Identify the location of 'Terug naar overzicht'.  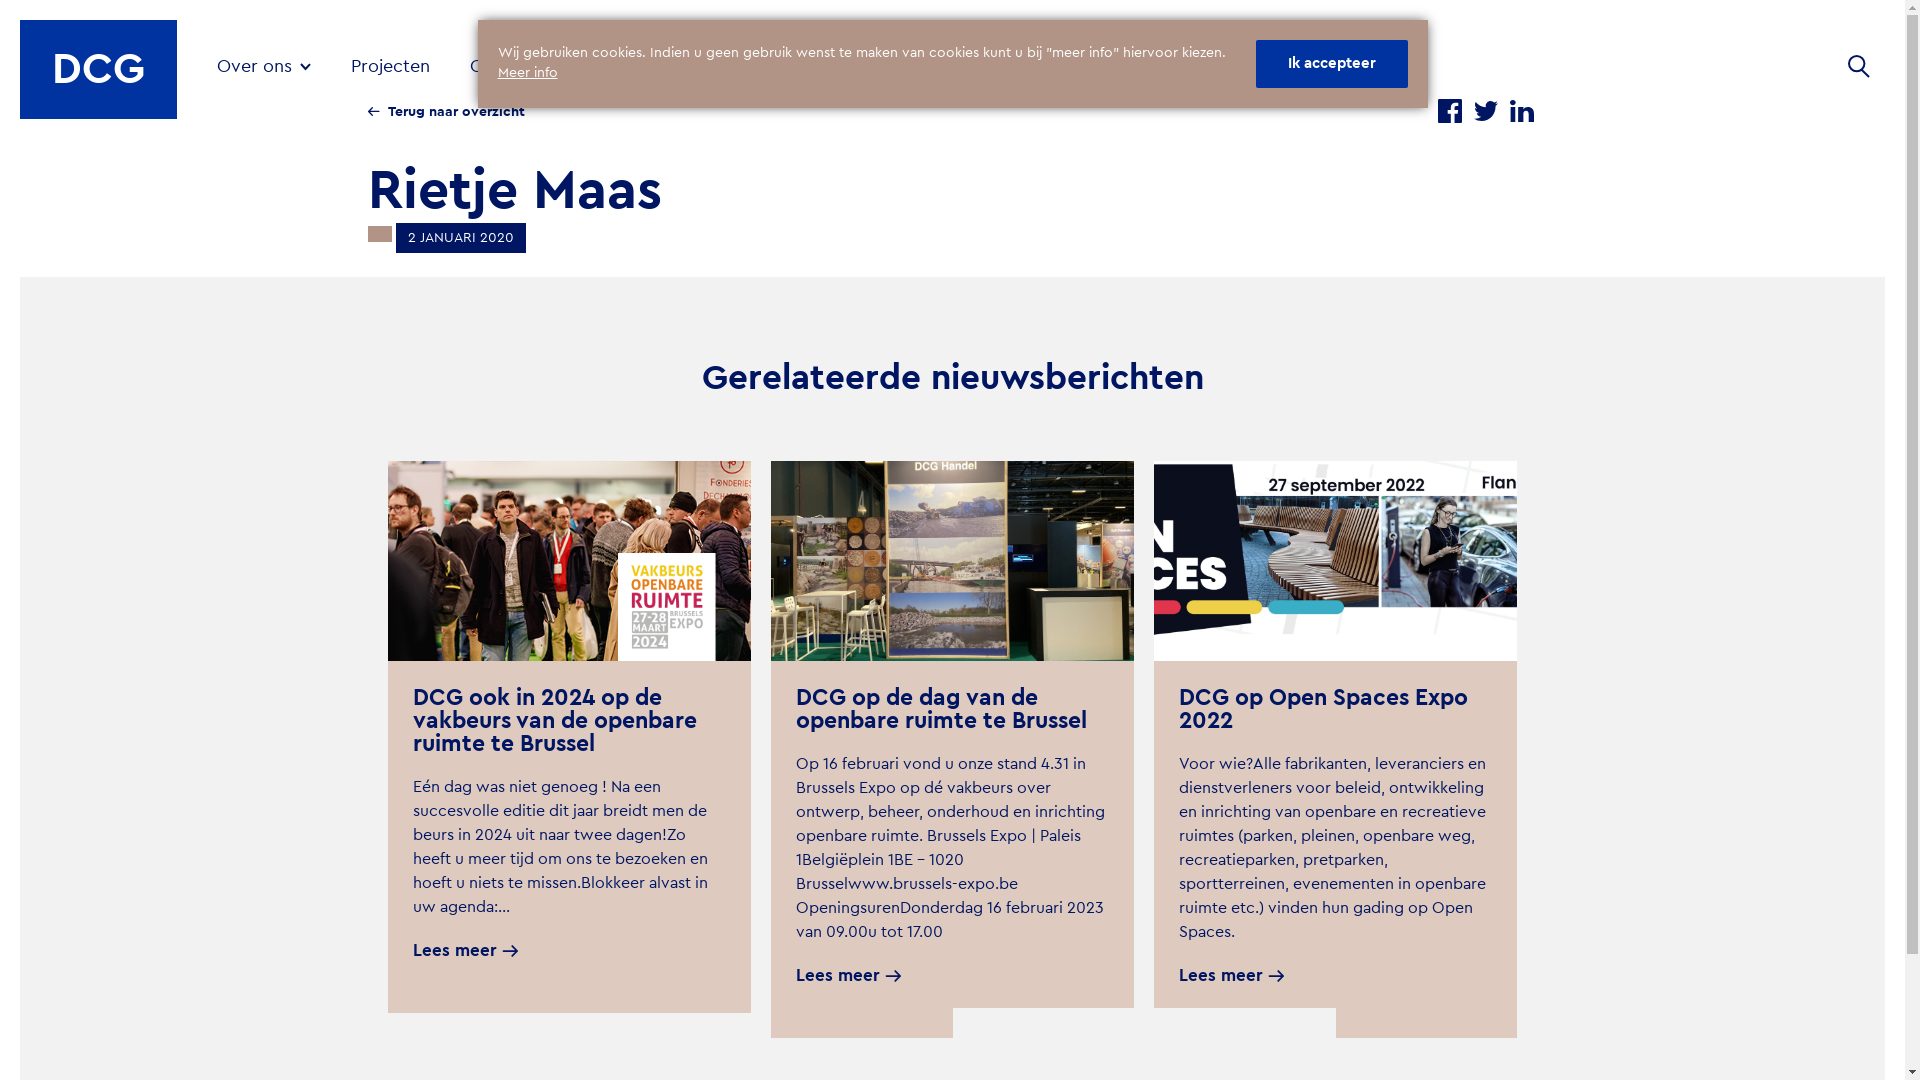
(368, 111).